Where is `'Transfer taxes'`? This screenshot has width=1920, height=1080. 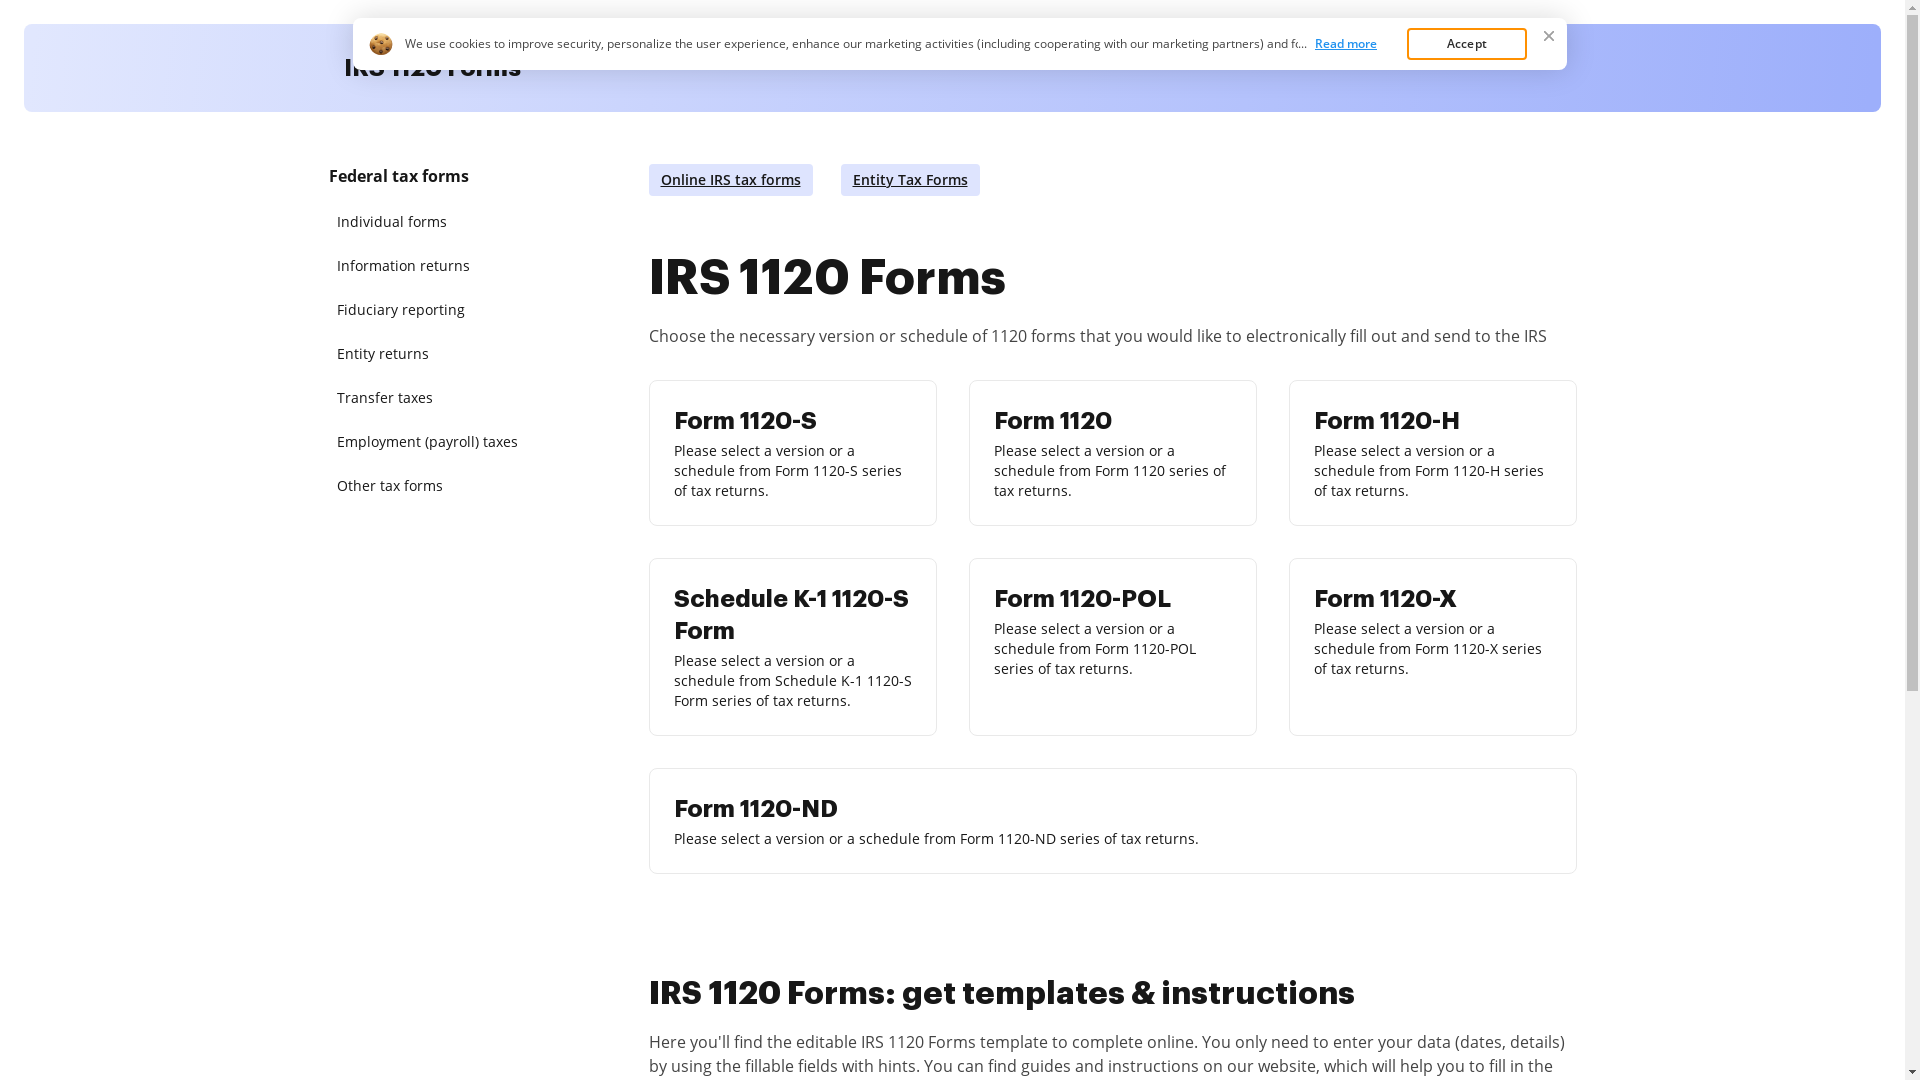
'Transfer taxes' is located at coordinates (431, 397).